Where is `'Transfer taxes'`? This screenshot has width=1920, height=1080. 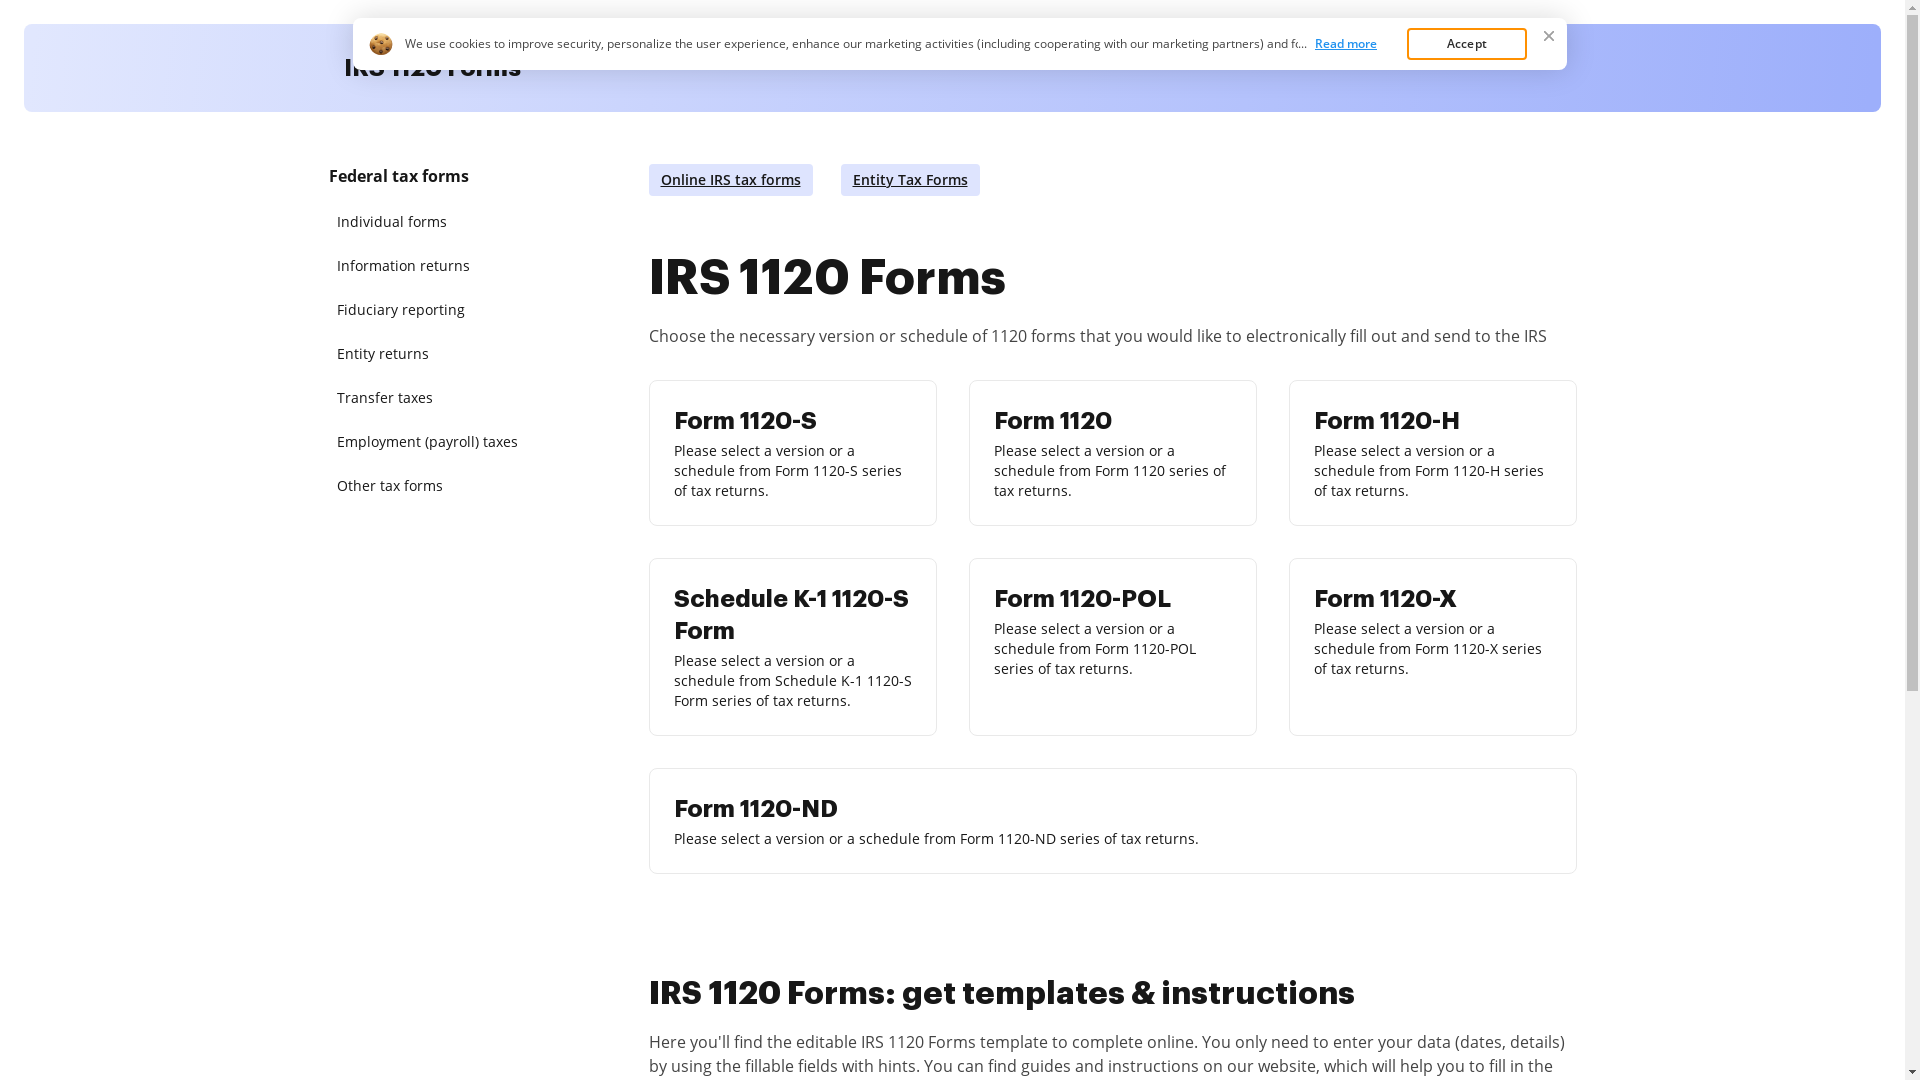
'Transfer taxes' is located at coordinates (431, 397).